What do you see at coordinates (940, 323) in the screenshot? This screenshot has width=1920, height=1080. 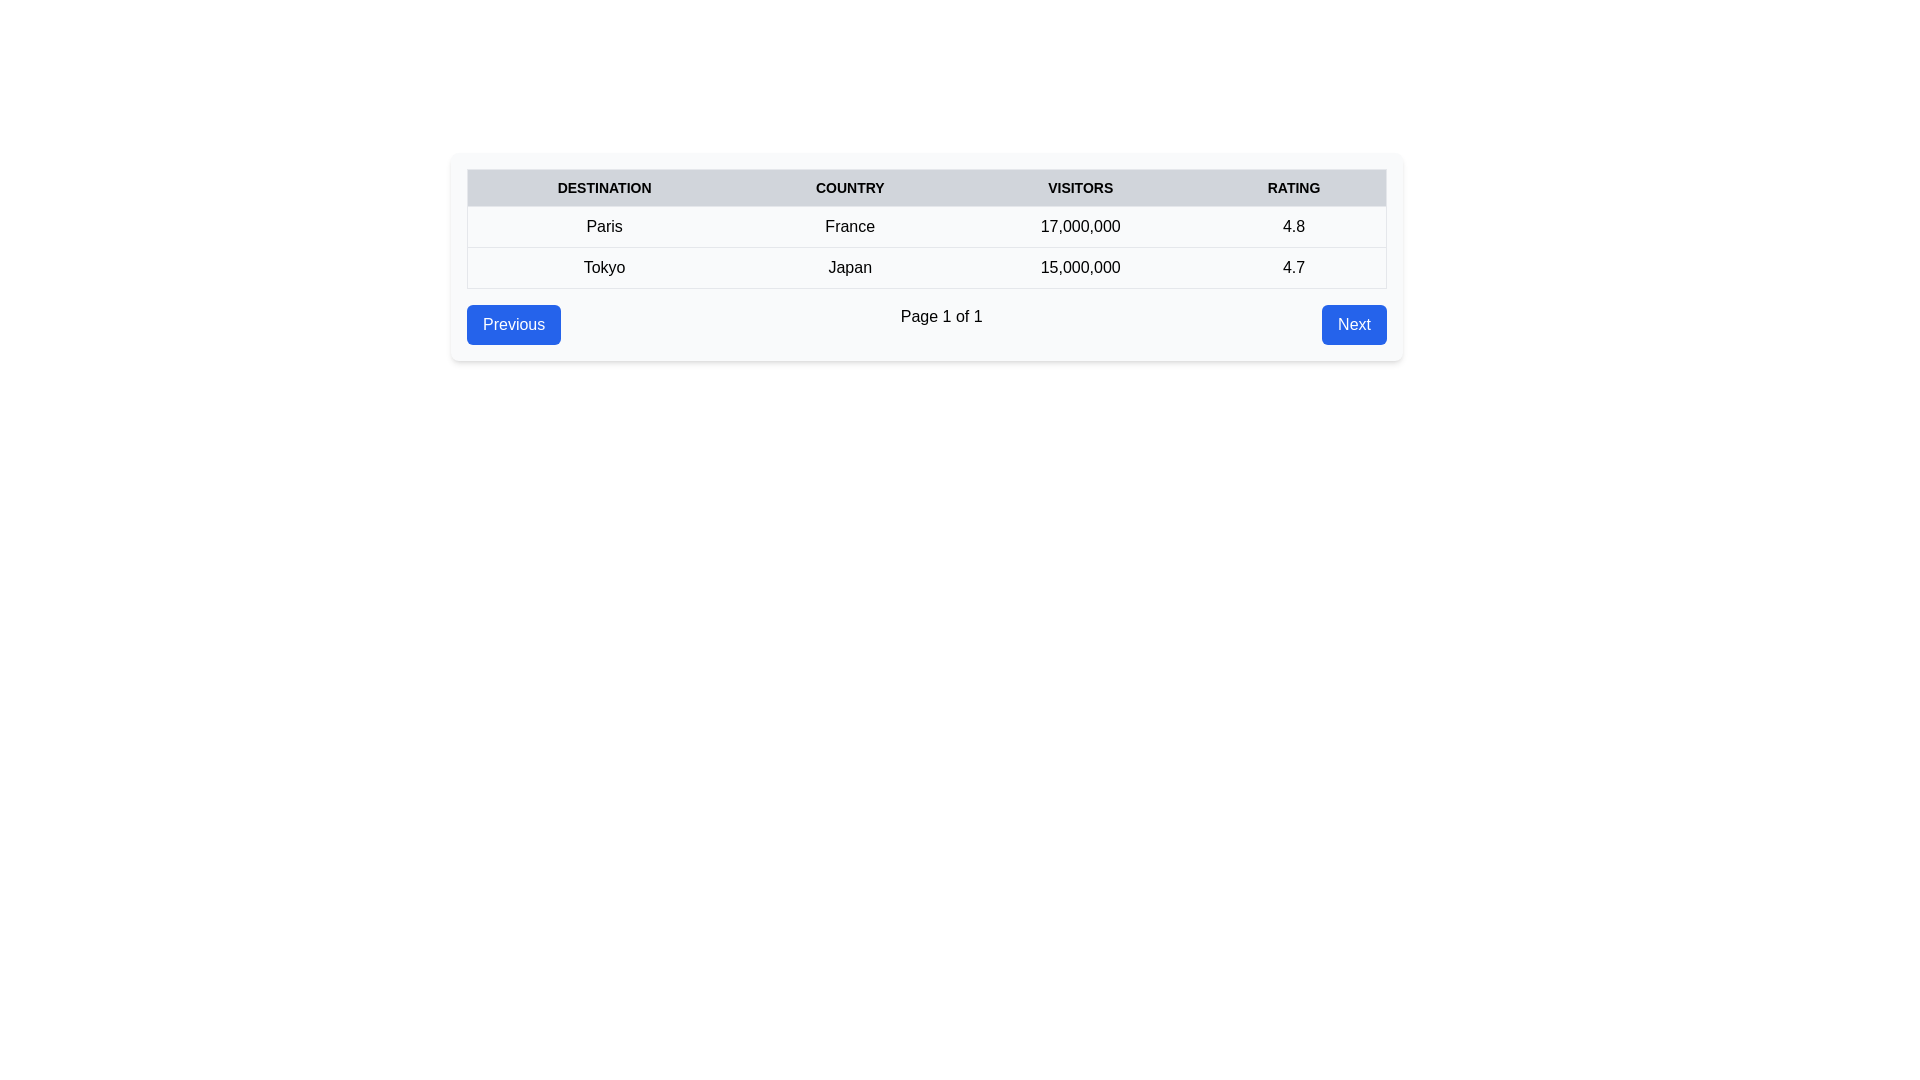 I see `the static Text label that displays the current page number, located centrally between the 'Previous' and 'Next' buttons` at bounding box center [940, 323].